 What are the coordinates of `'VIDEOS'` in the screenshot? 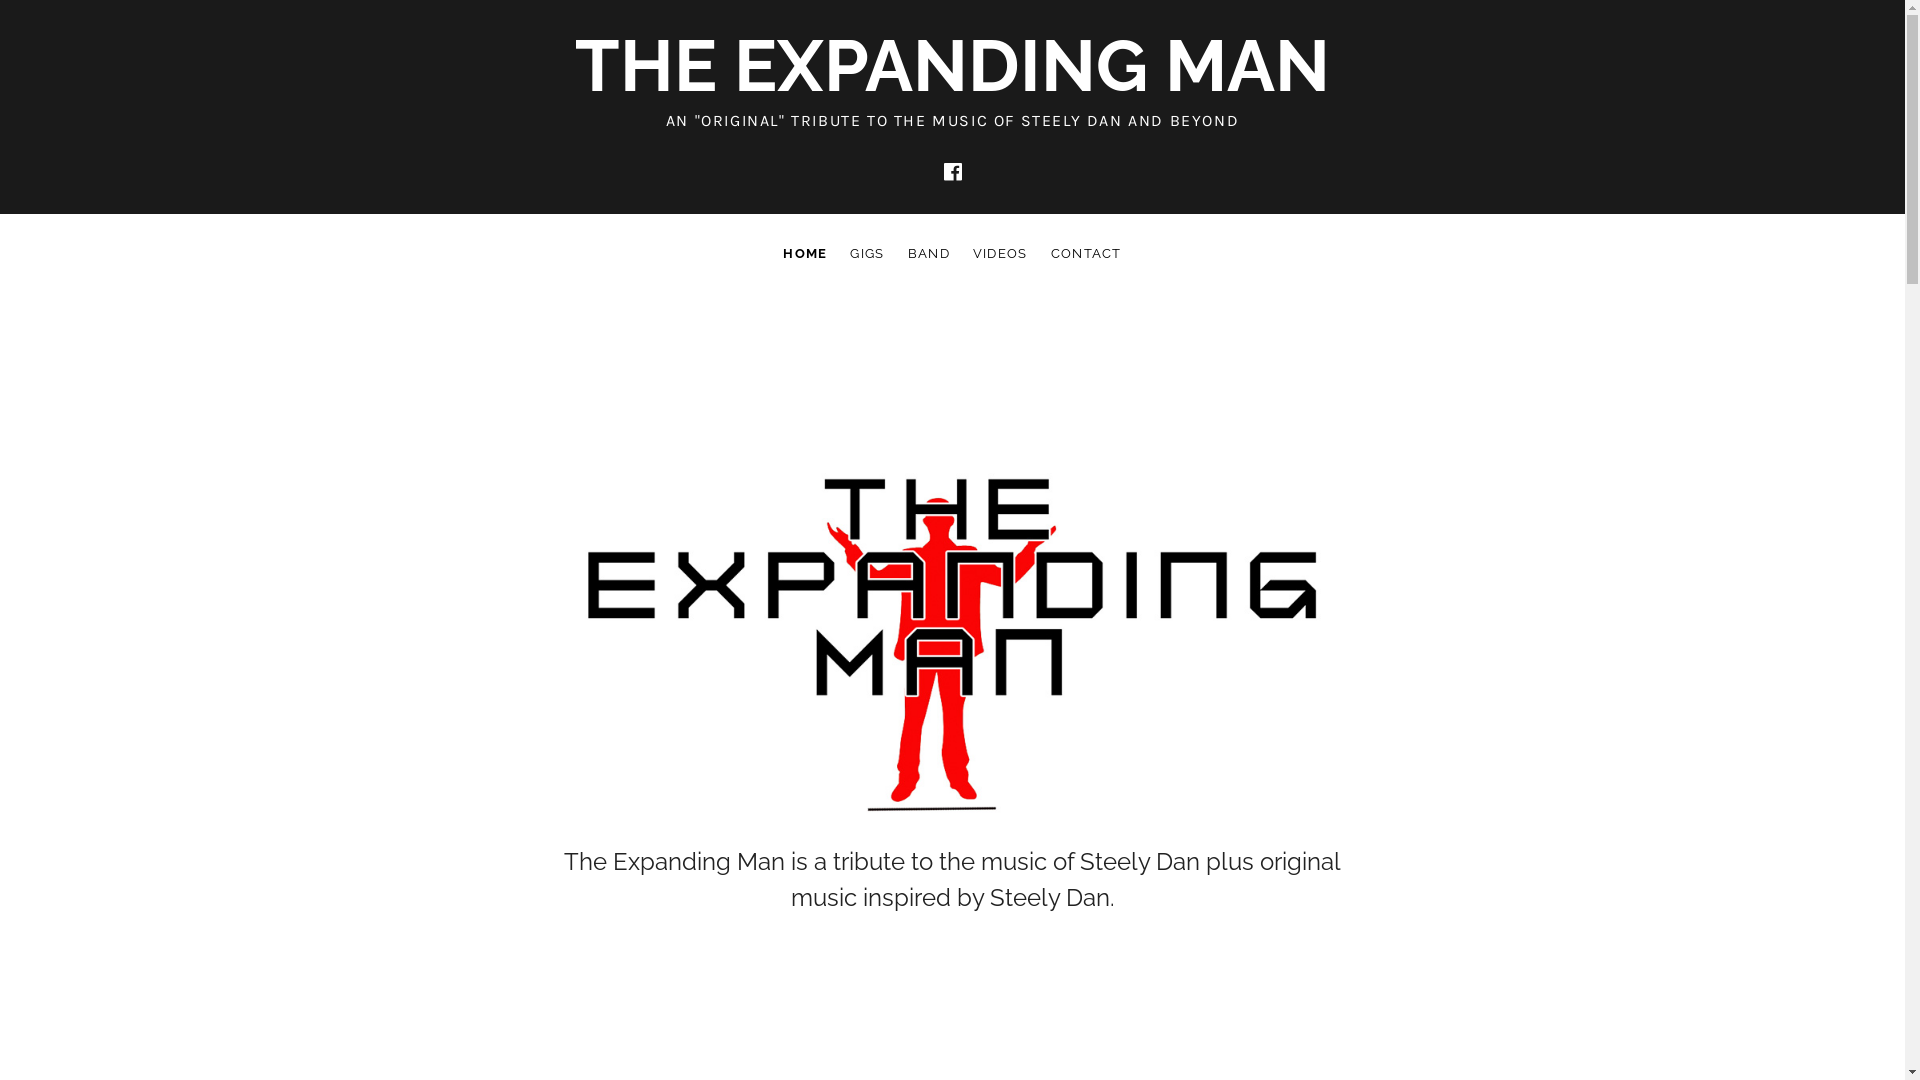 It's located at (1000, 253).